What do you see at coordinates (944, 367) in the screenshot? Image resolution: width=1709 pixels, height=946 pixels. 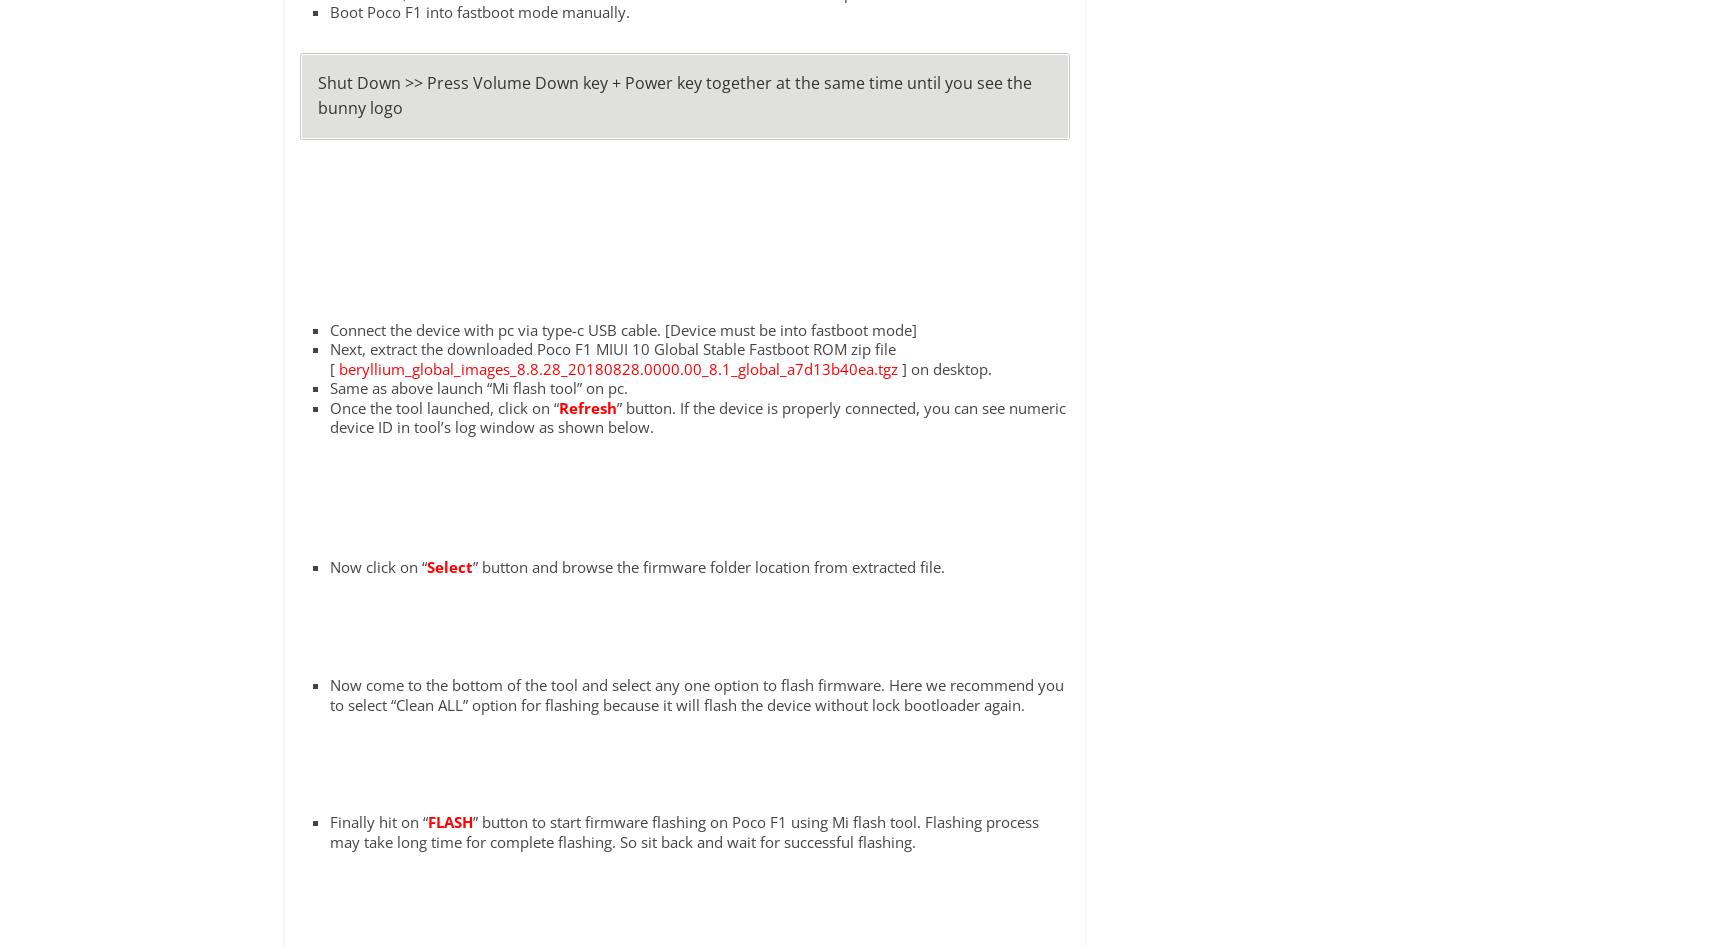 I see `'] on desktop.'` at bounding box center [944, 367].